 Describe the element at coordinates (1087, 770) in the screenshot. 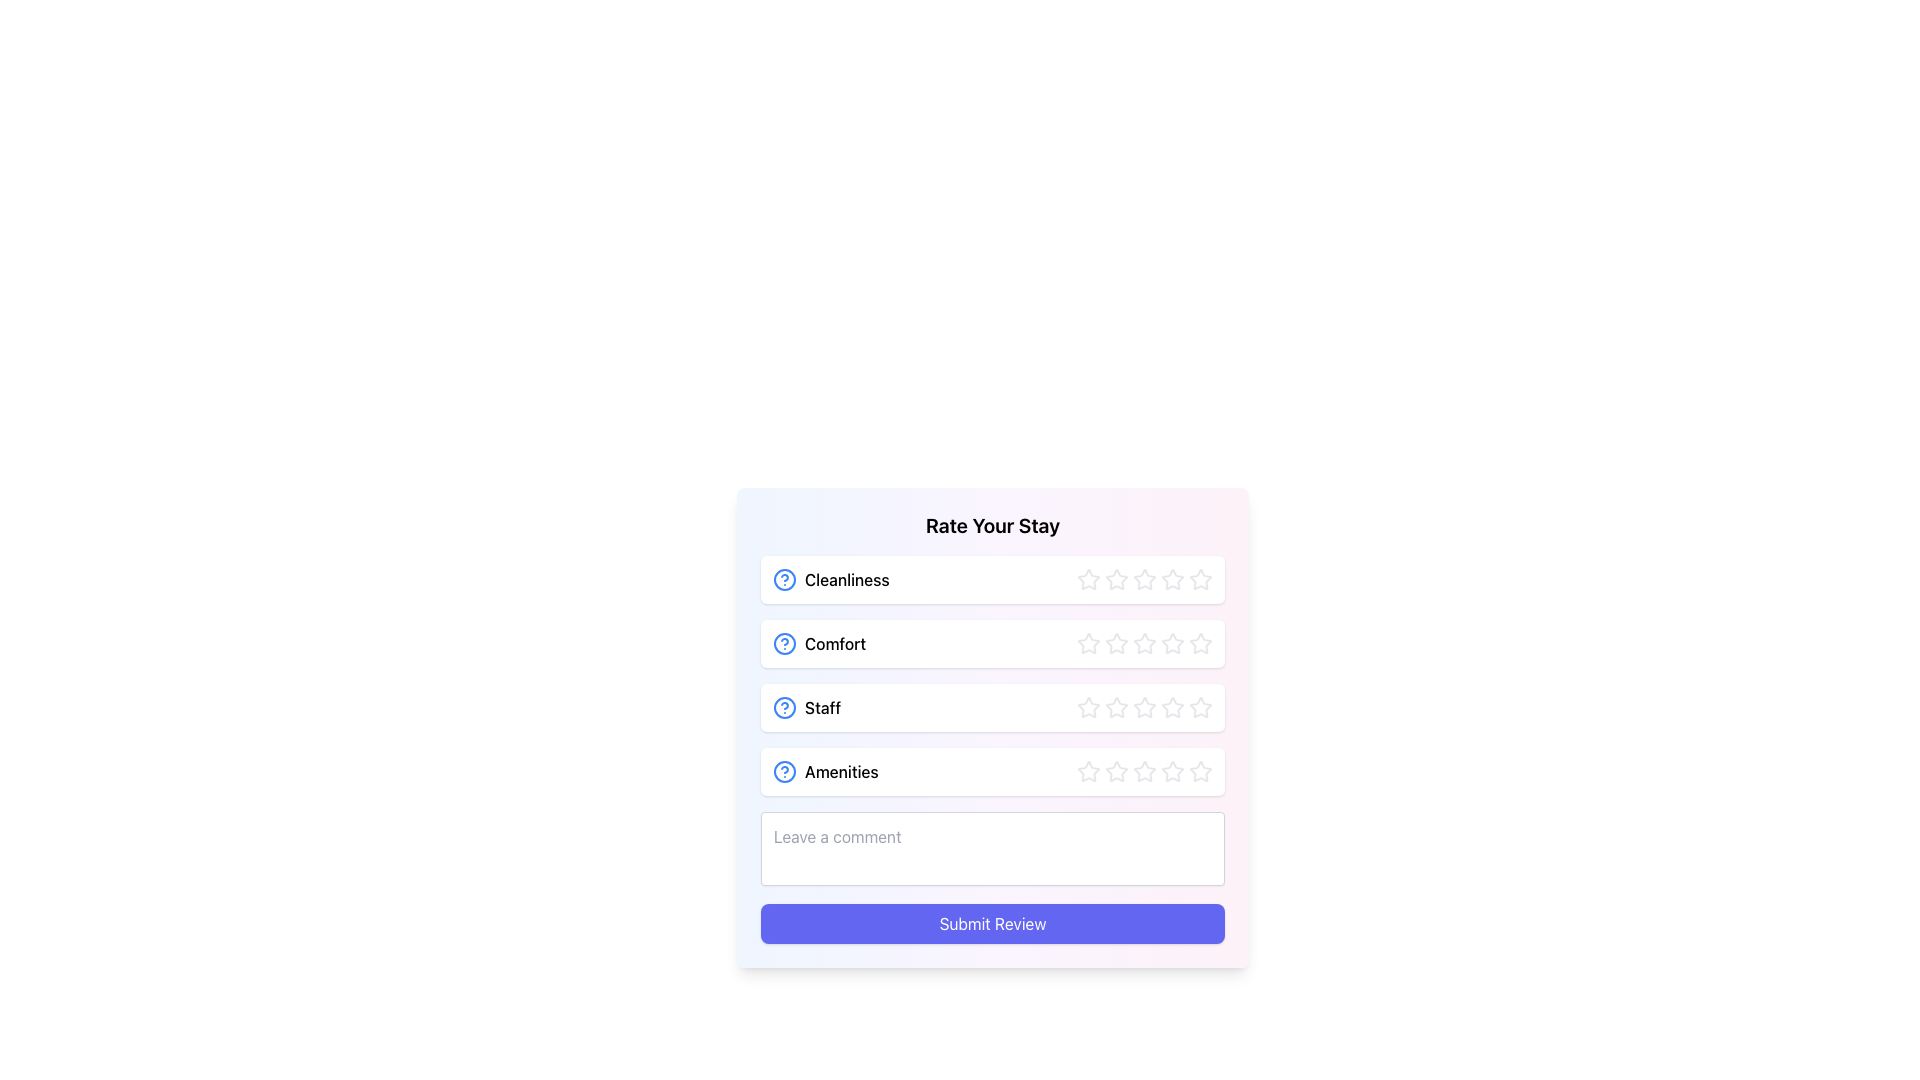

I see `the first rating star in the 'Rate Your Stay' form` at that location.